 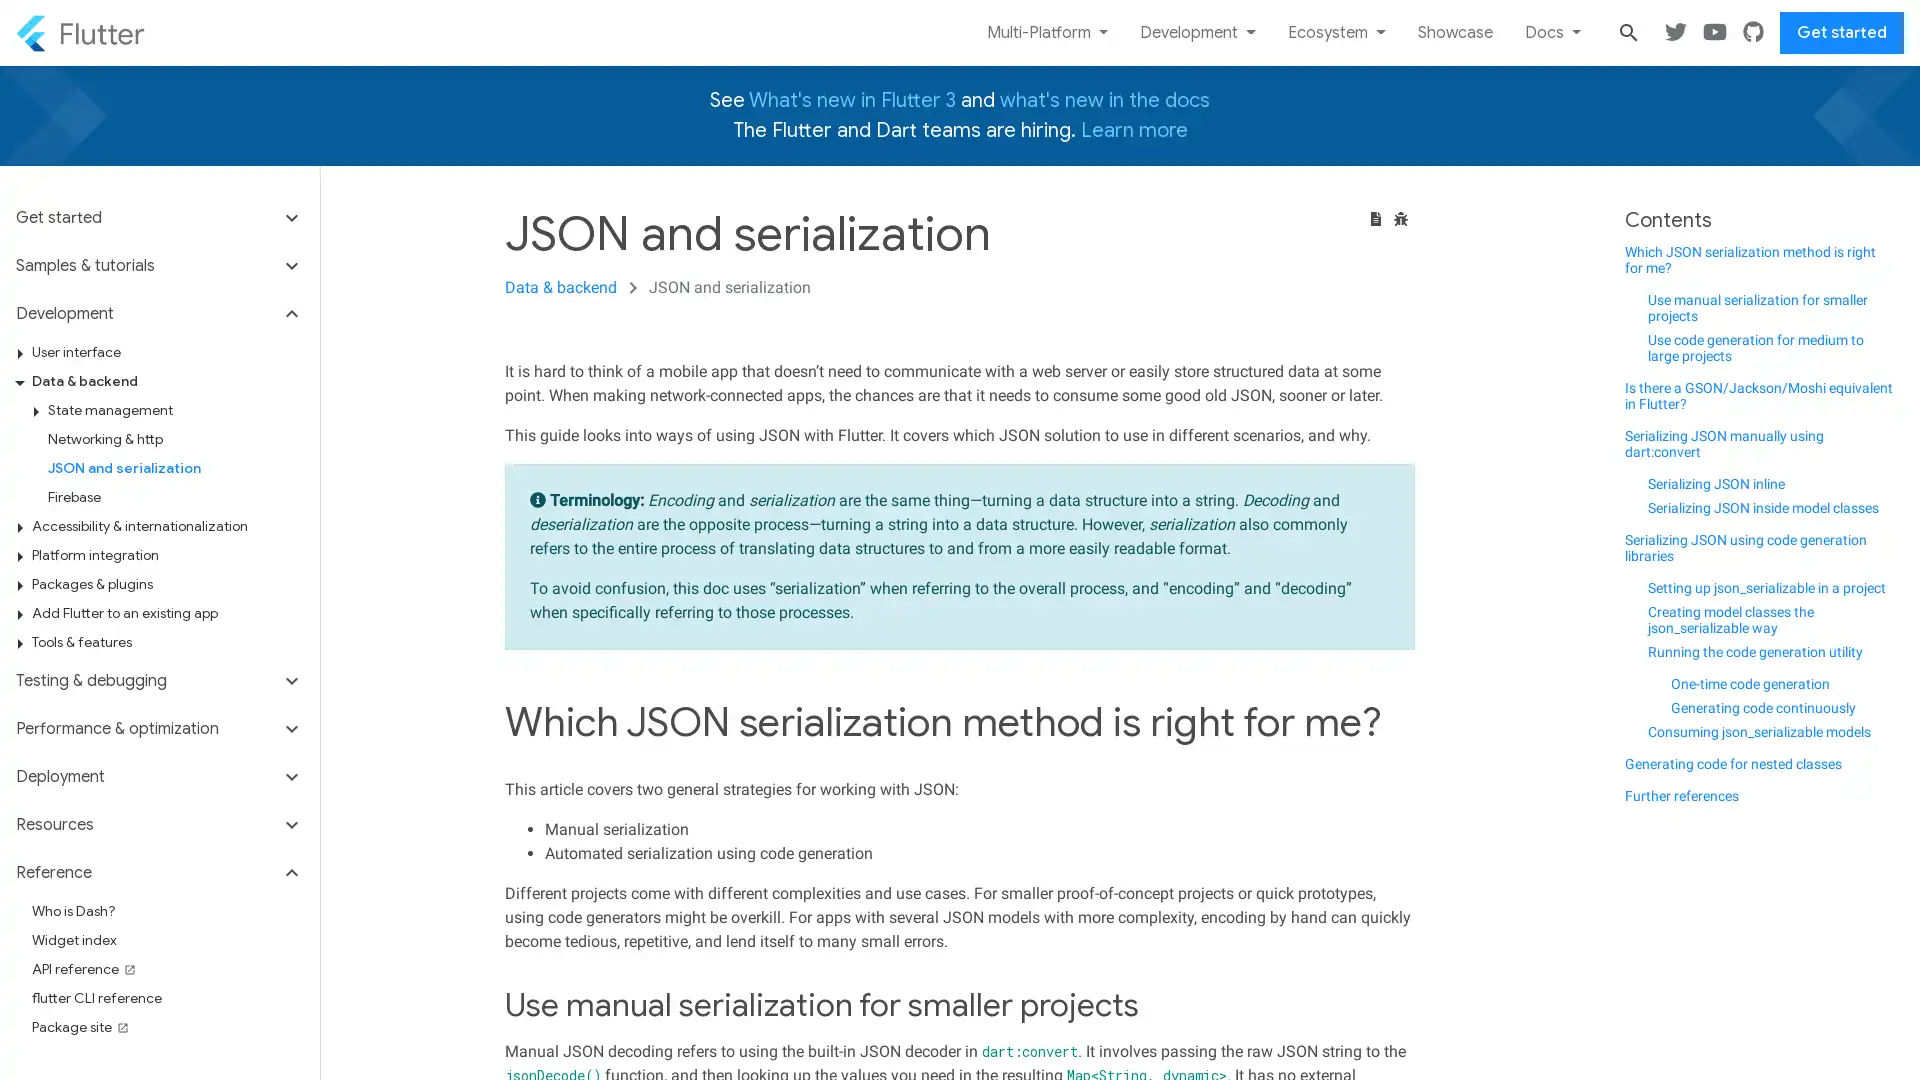 I want to click on Samples & tutorials keyboard_arrow_down, so click(x=158, y=265).